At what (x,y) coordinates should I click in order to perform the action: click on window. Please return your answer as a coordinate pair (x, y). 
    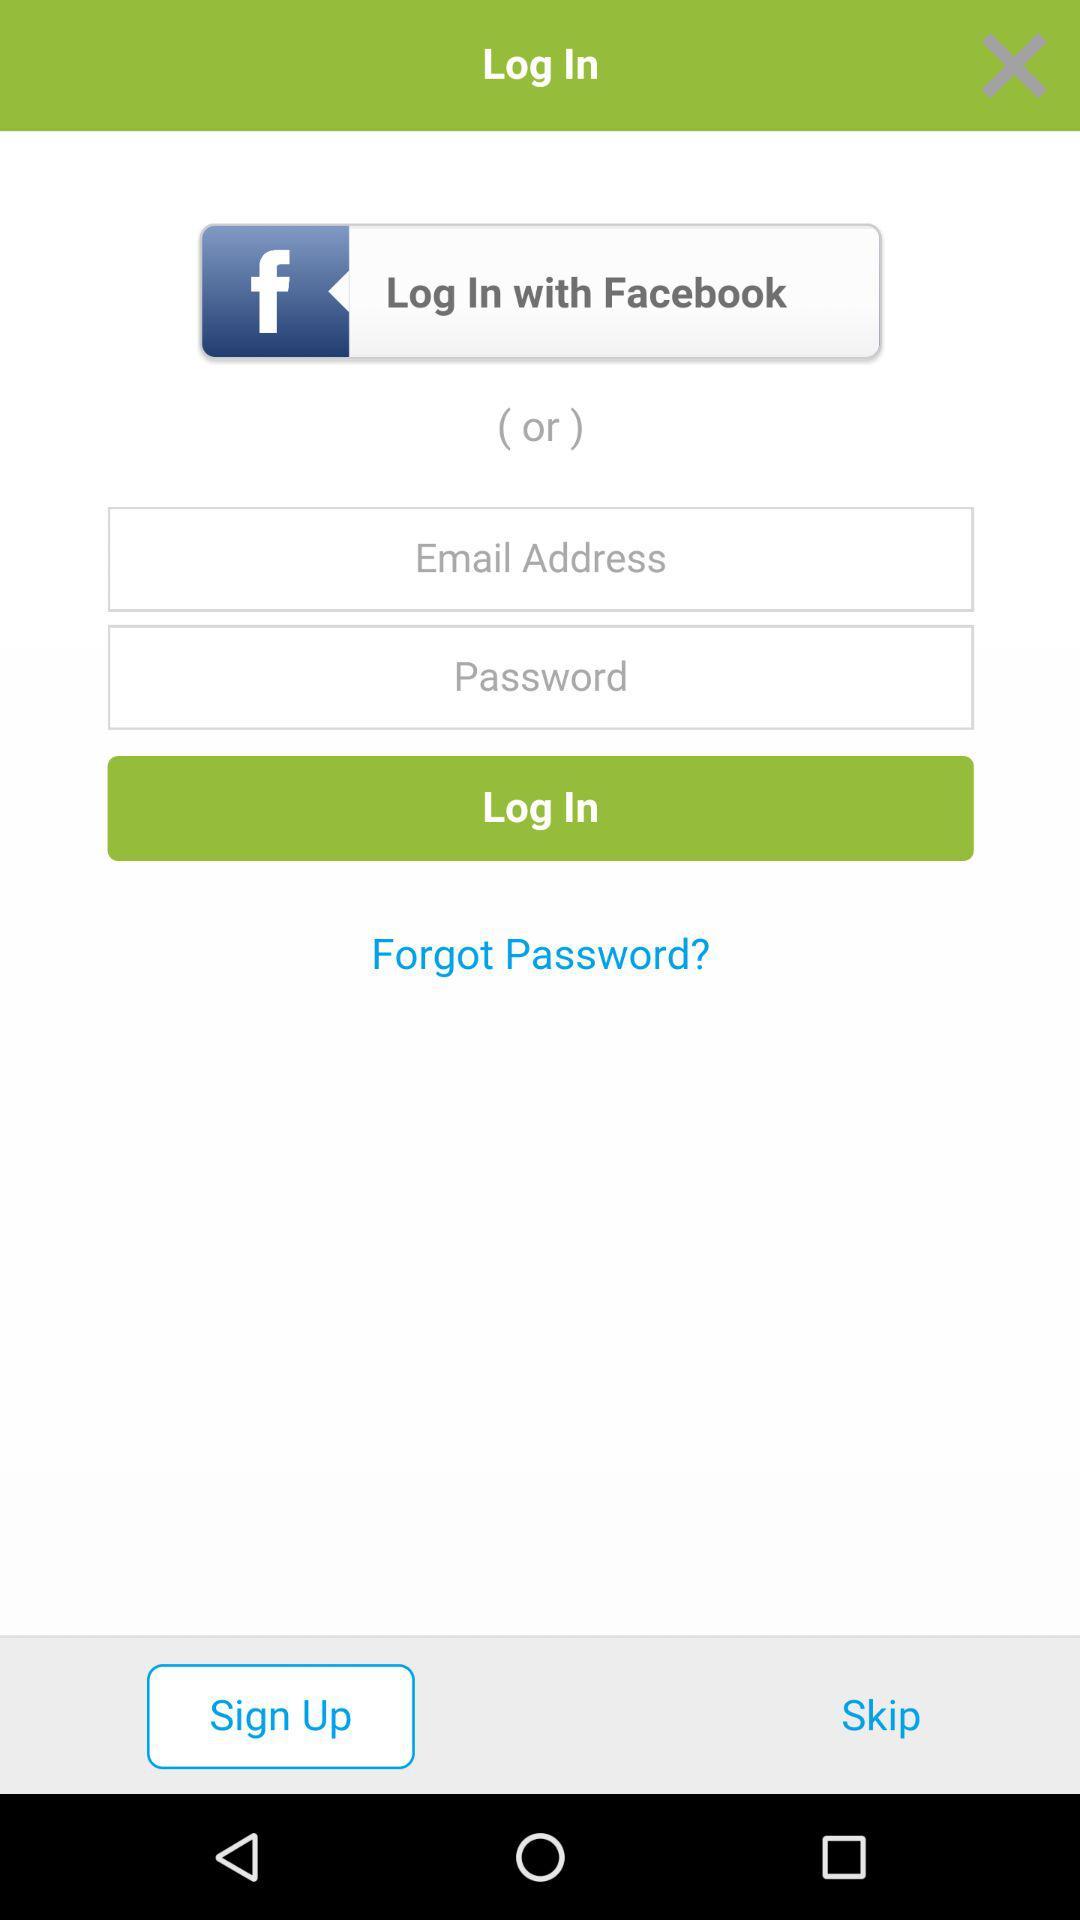
    Looking at the image, I should click on (1014, 65).